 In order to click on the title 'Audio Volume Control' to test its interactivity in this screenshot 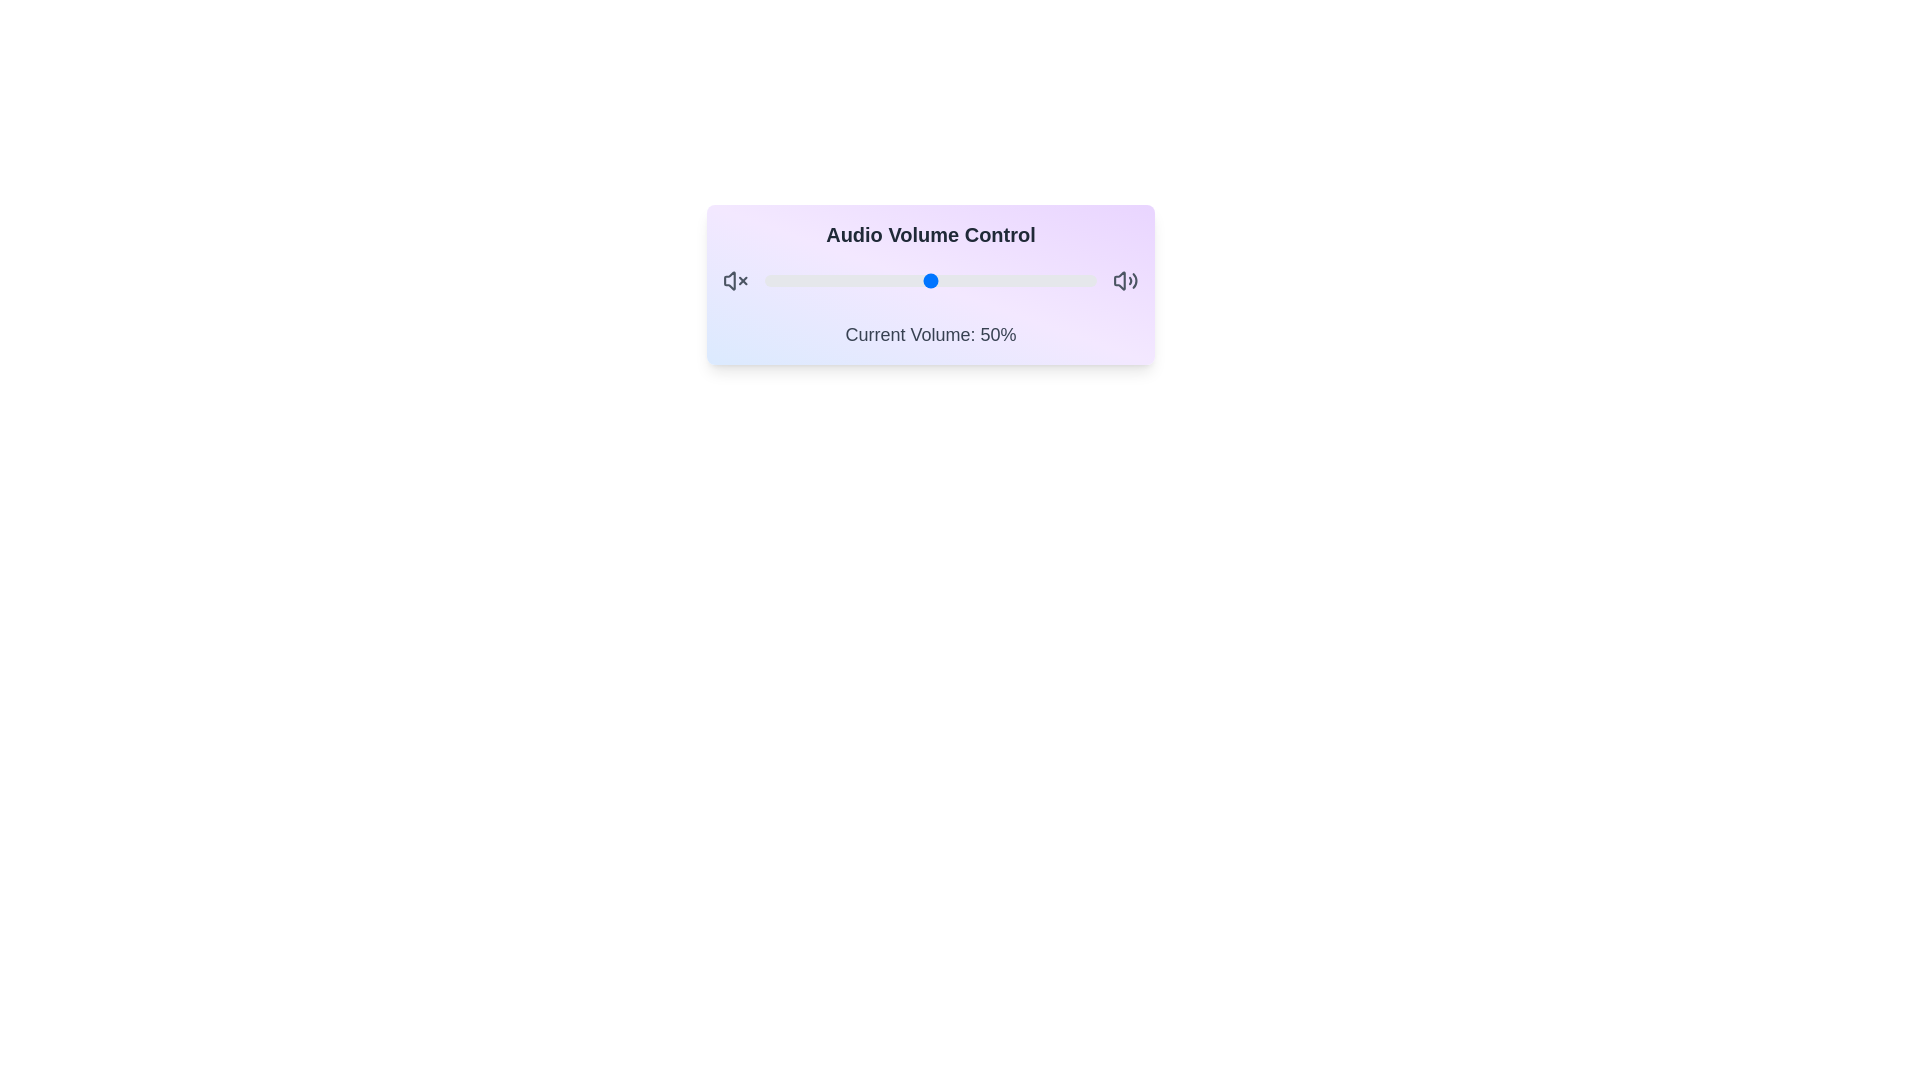, I will do `click(930, 234)`.